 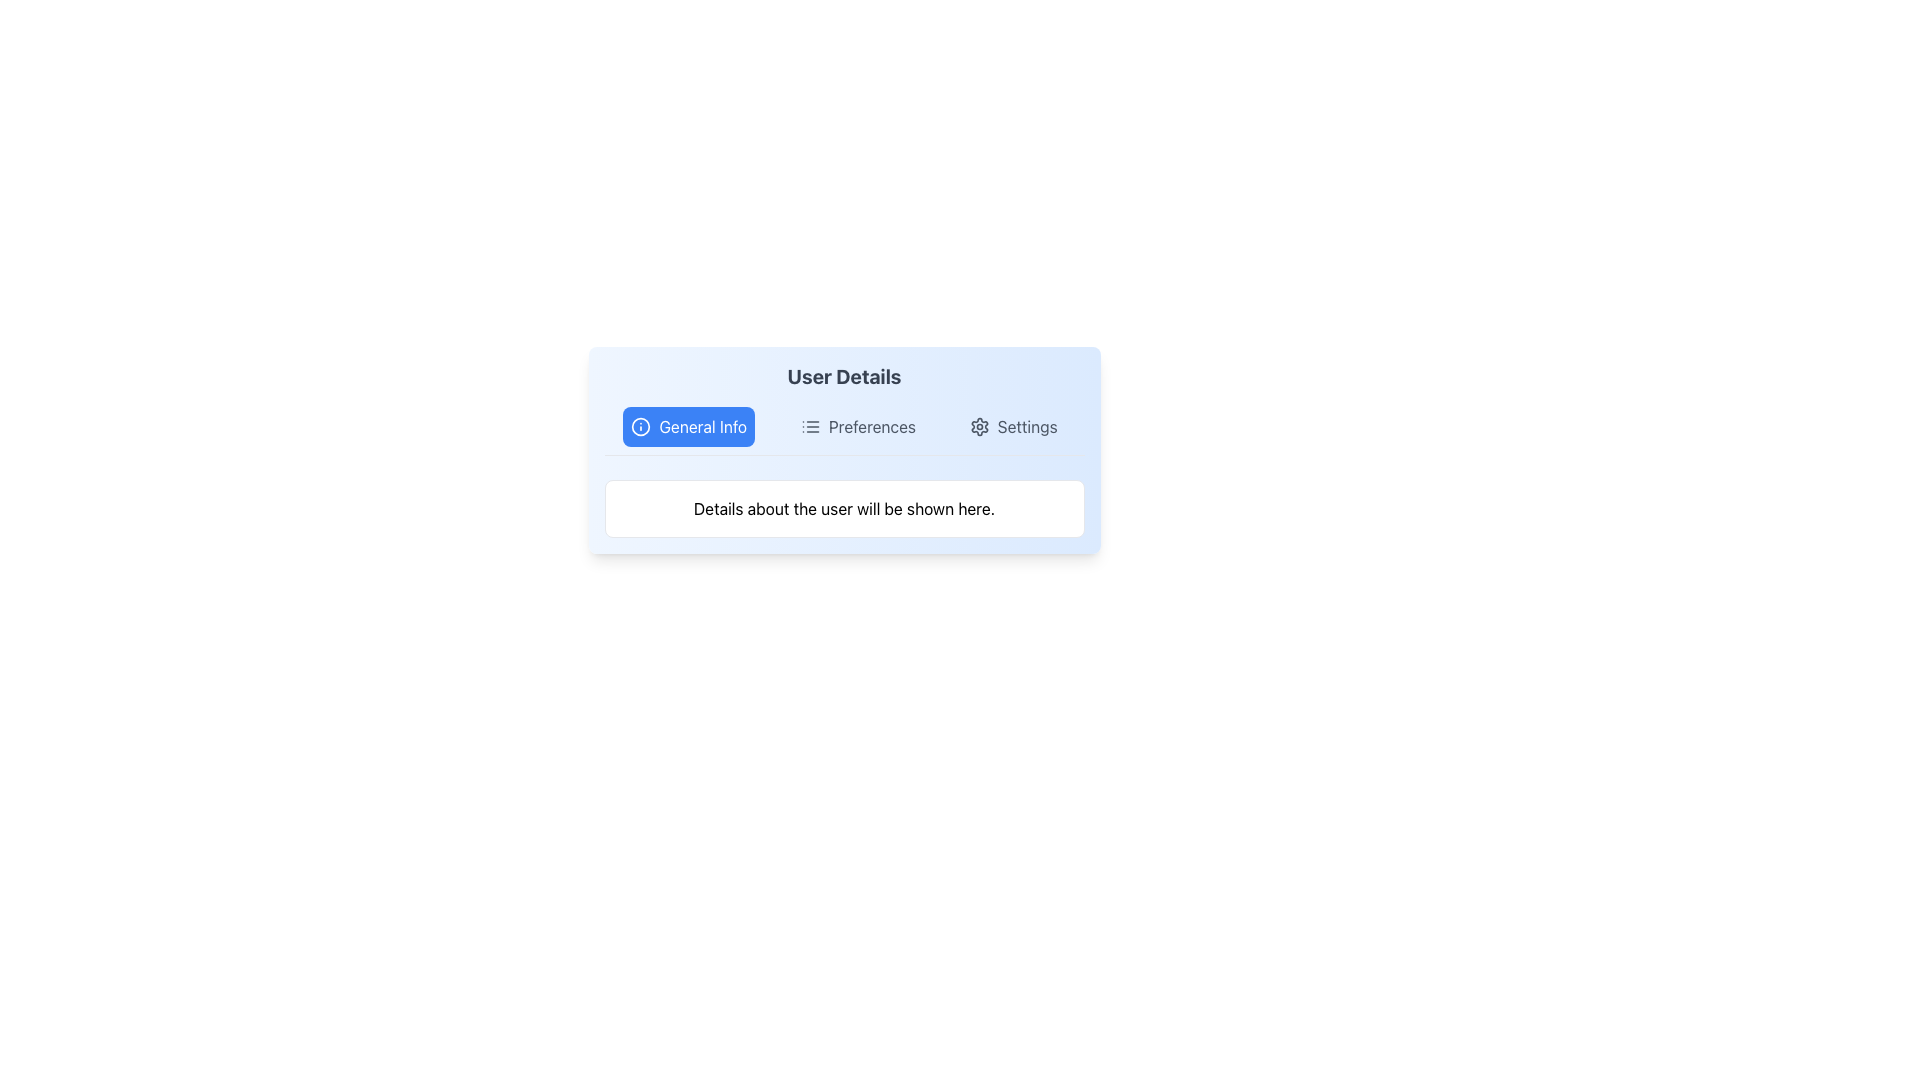 What do you see at coordinates (979, 426) in the screenshot?
I see `the gear-shaped settings icon located on the right side of the navigation bar` at bounding box center [979, 426].